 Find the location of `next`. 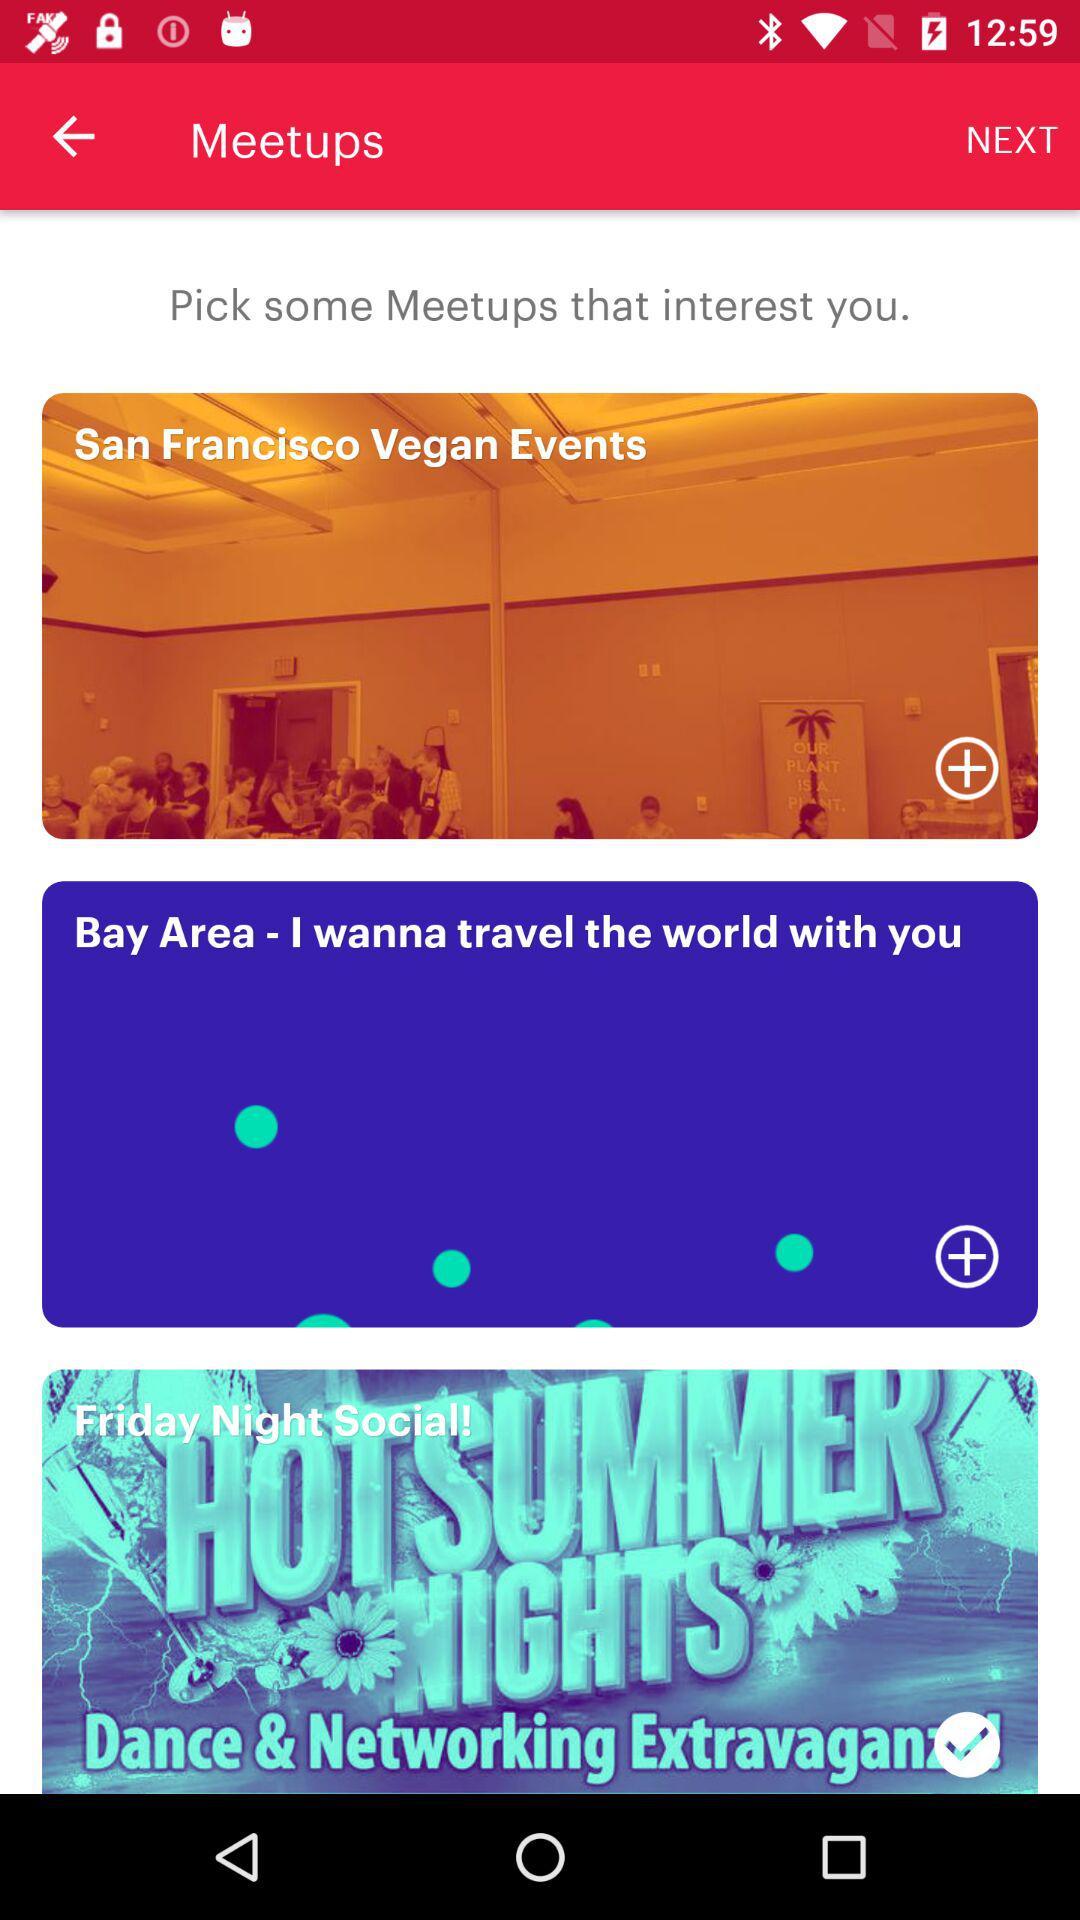

next is located at coordinates (1012, 135).